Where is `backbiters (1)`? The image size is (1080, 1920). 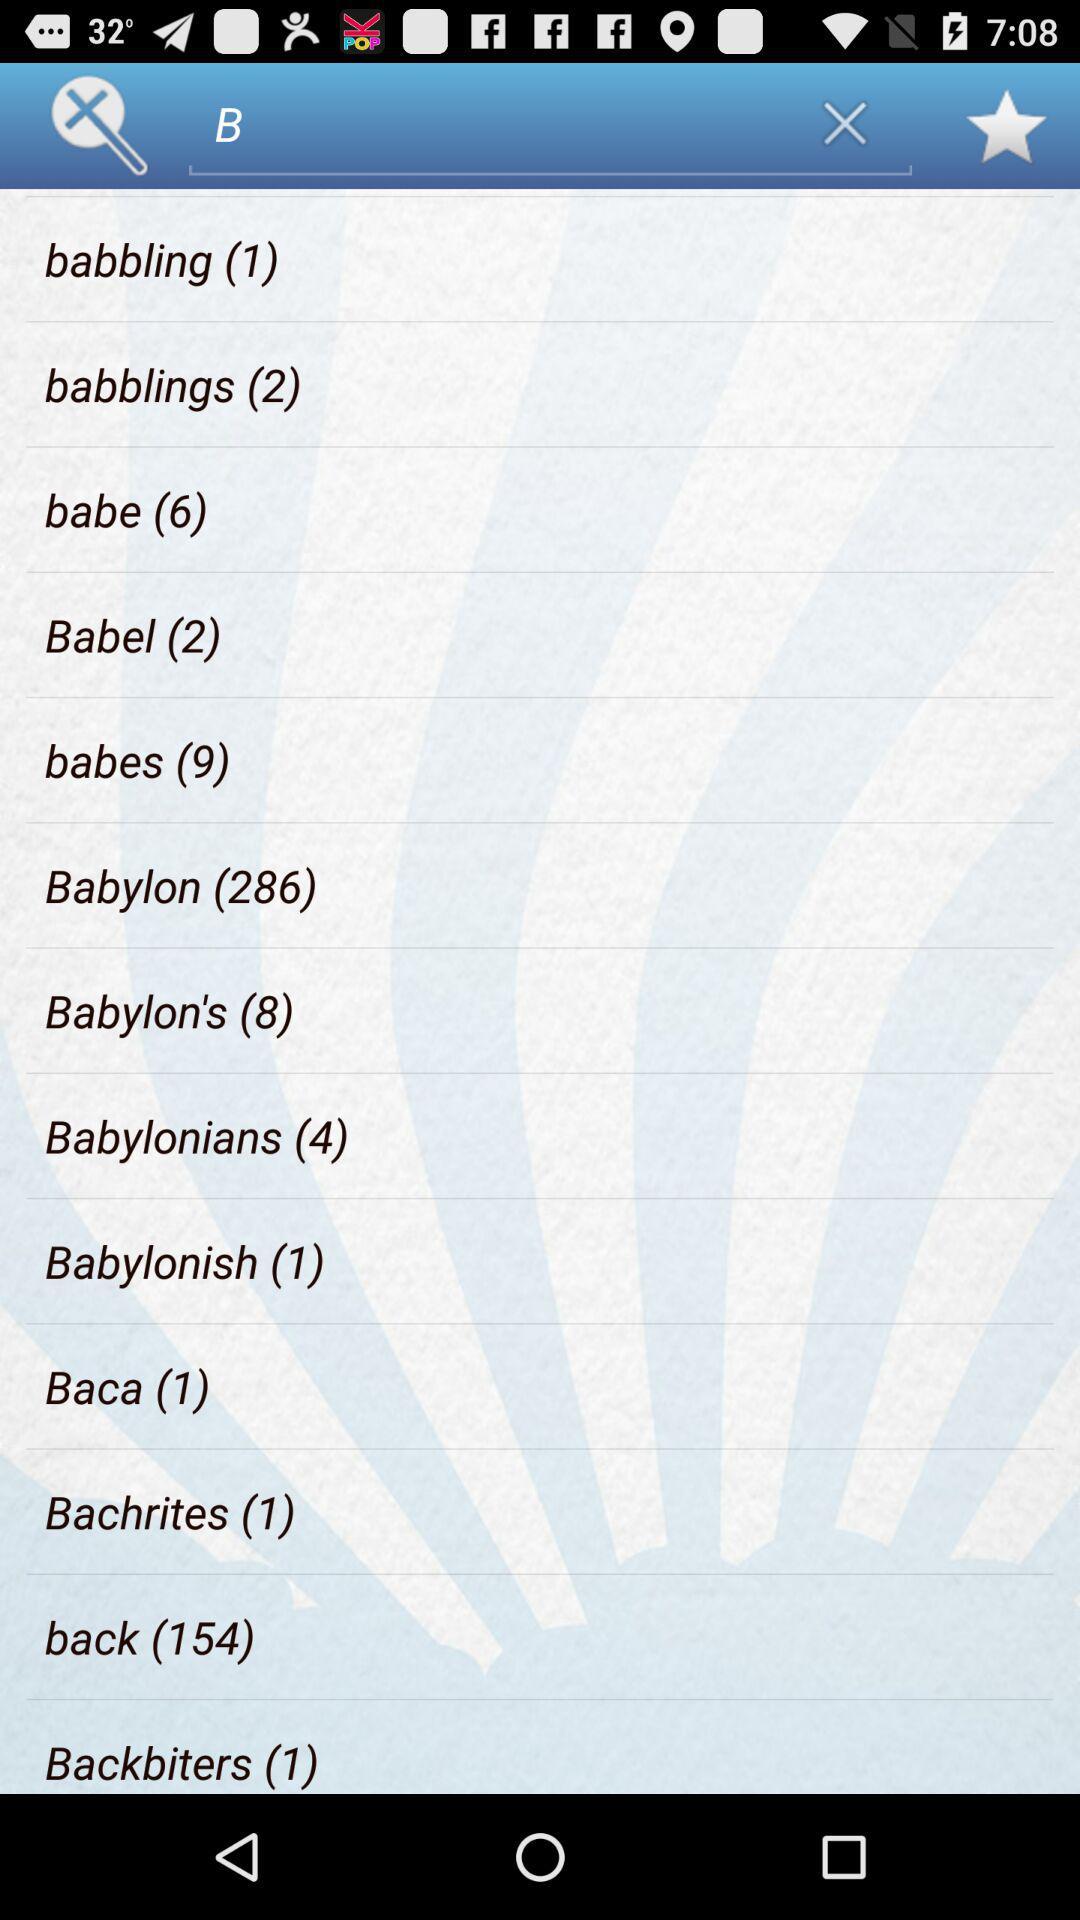 backbiters (1) is located at coordinates (182, 1762).